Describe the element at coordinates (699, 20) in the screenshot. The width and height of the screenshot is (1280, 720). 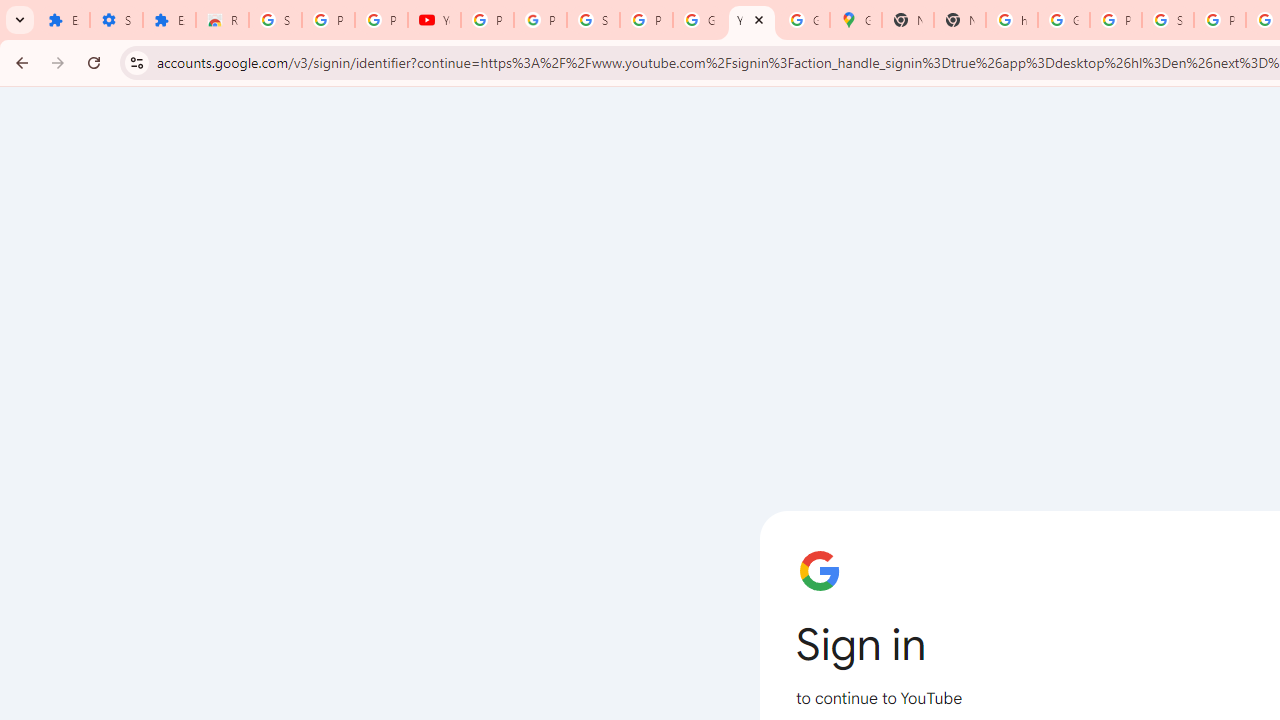
I see `'Google Account'` at that location.